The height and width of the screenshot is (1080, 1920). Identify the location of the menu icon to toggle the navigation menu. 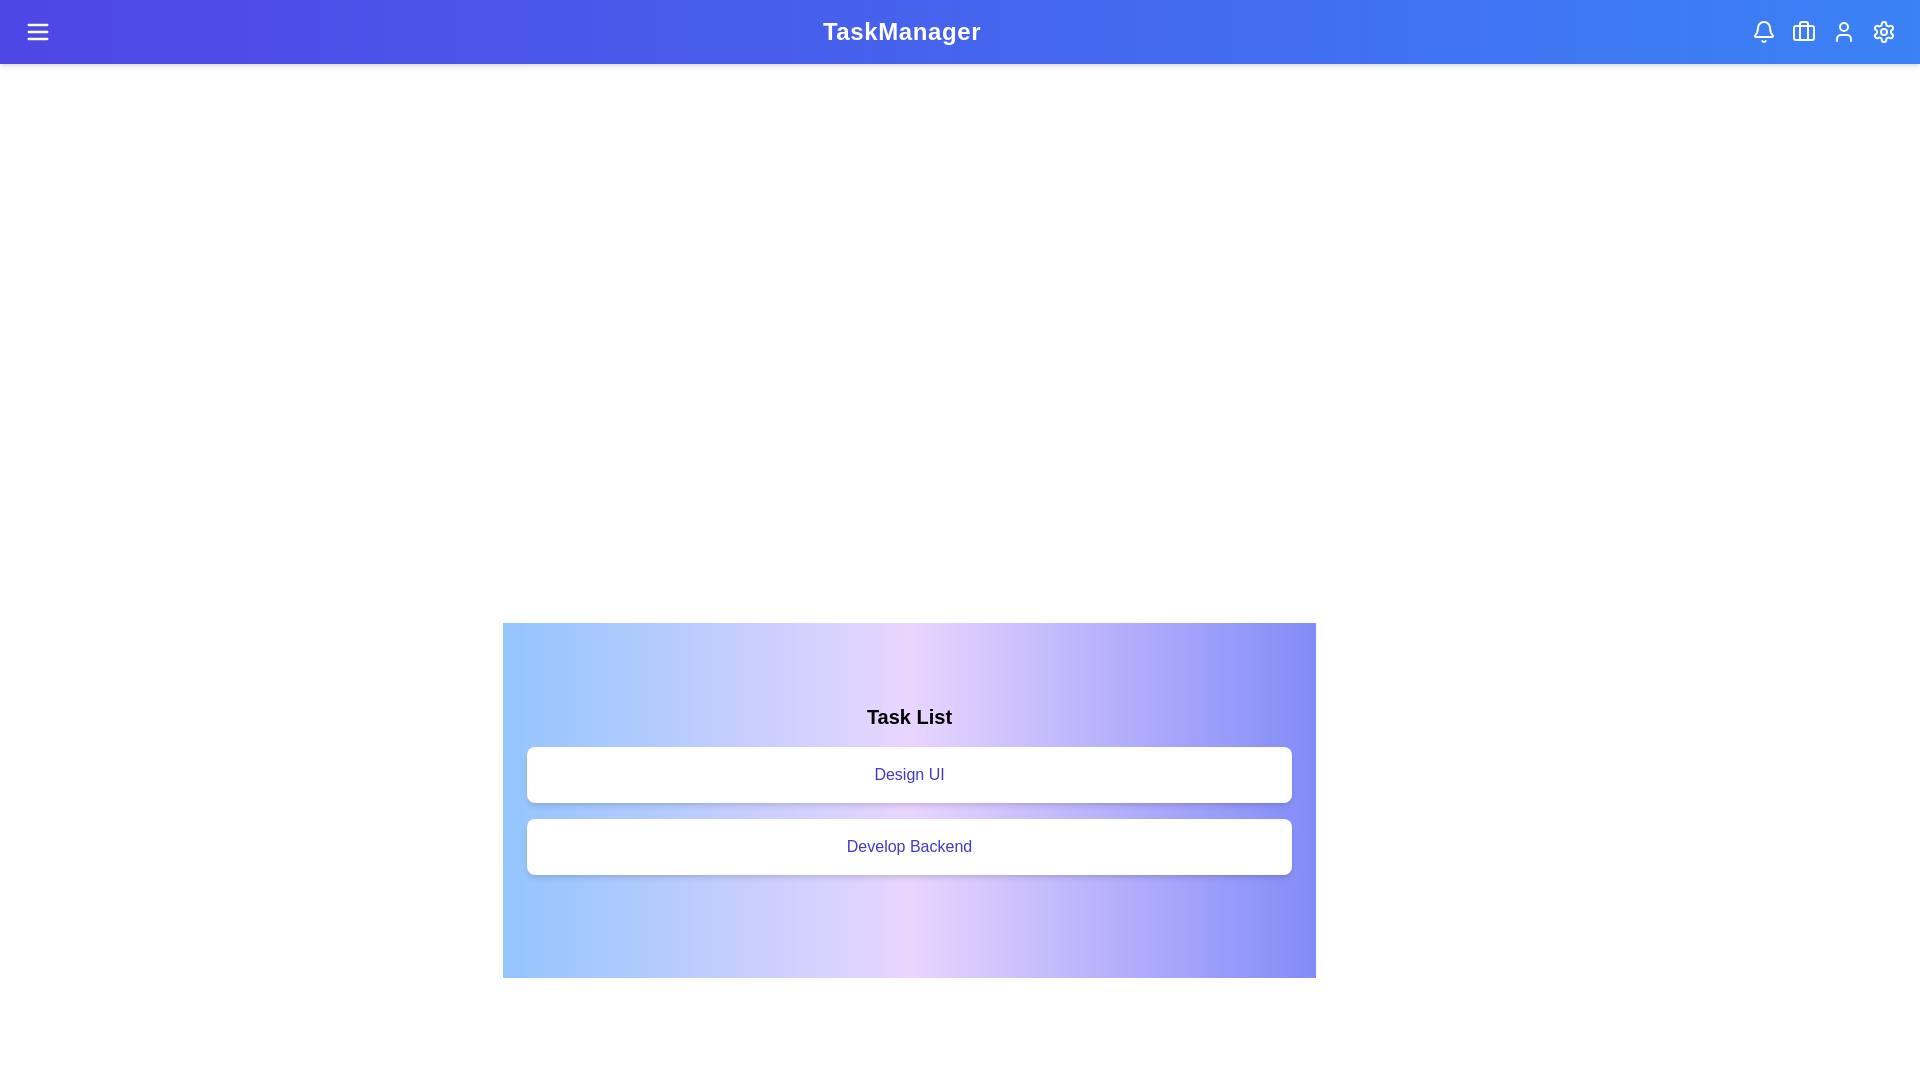
(38, 31).